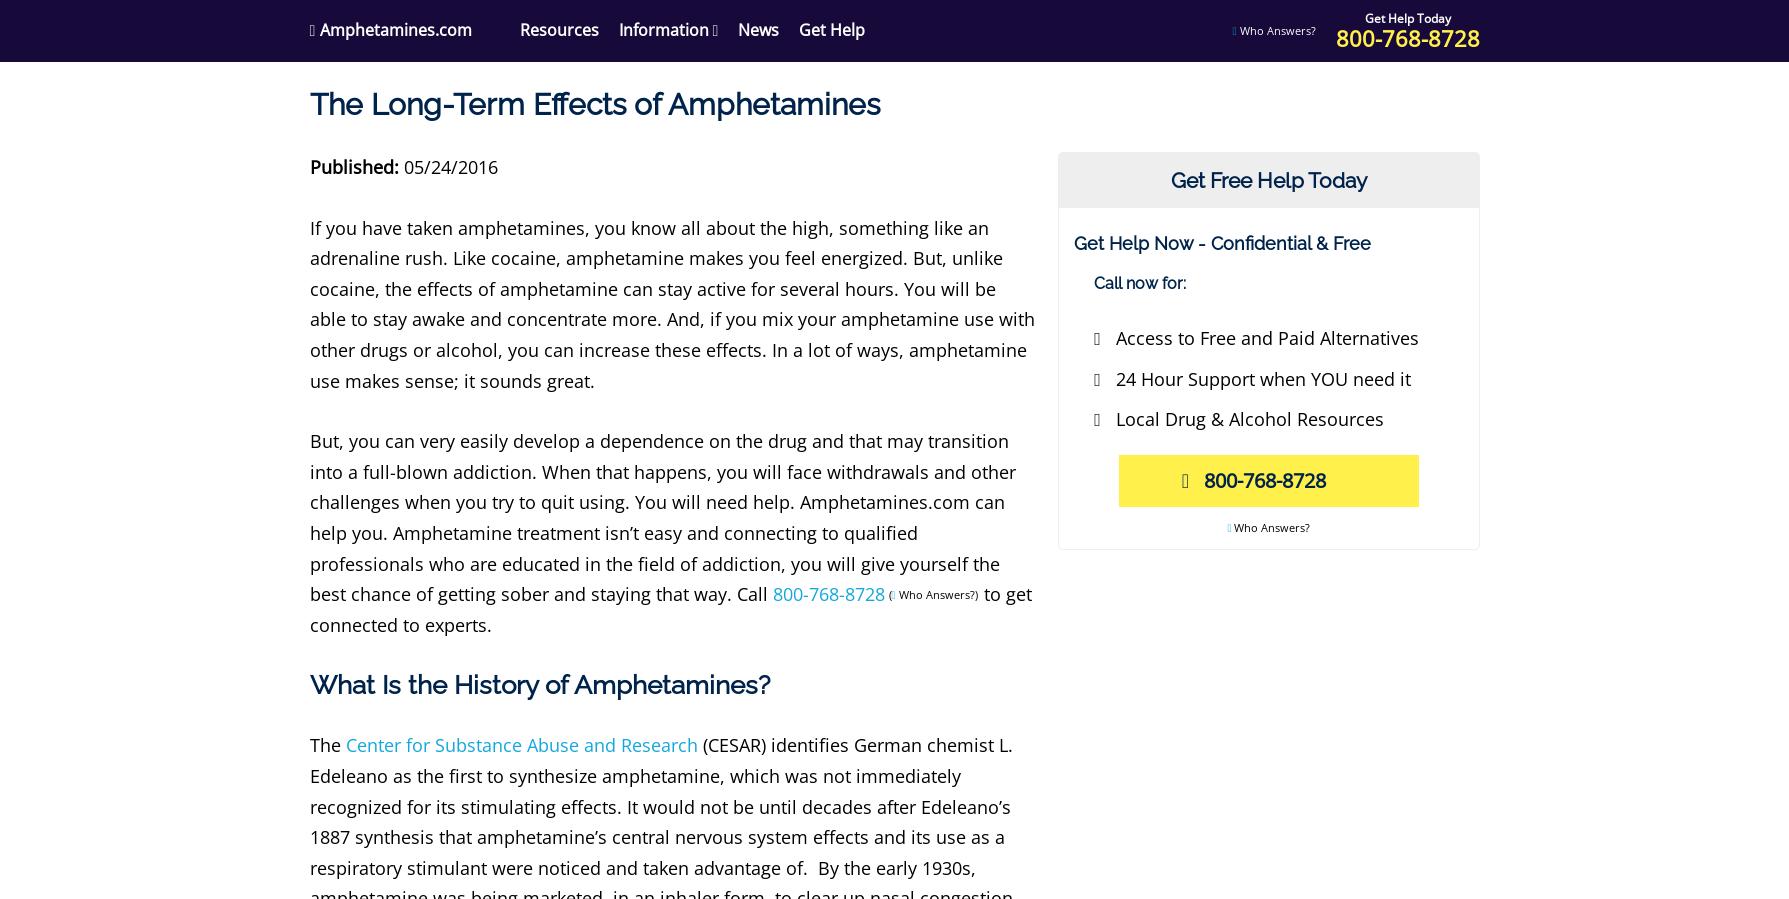 The height and width of the screenshot is (899, 1789). What do you see at coordinates (897, 594) in the screenshot?
I see `'Who Answers?)'` at bounding box center [897, 594].